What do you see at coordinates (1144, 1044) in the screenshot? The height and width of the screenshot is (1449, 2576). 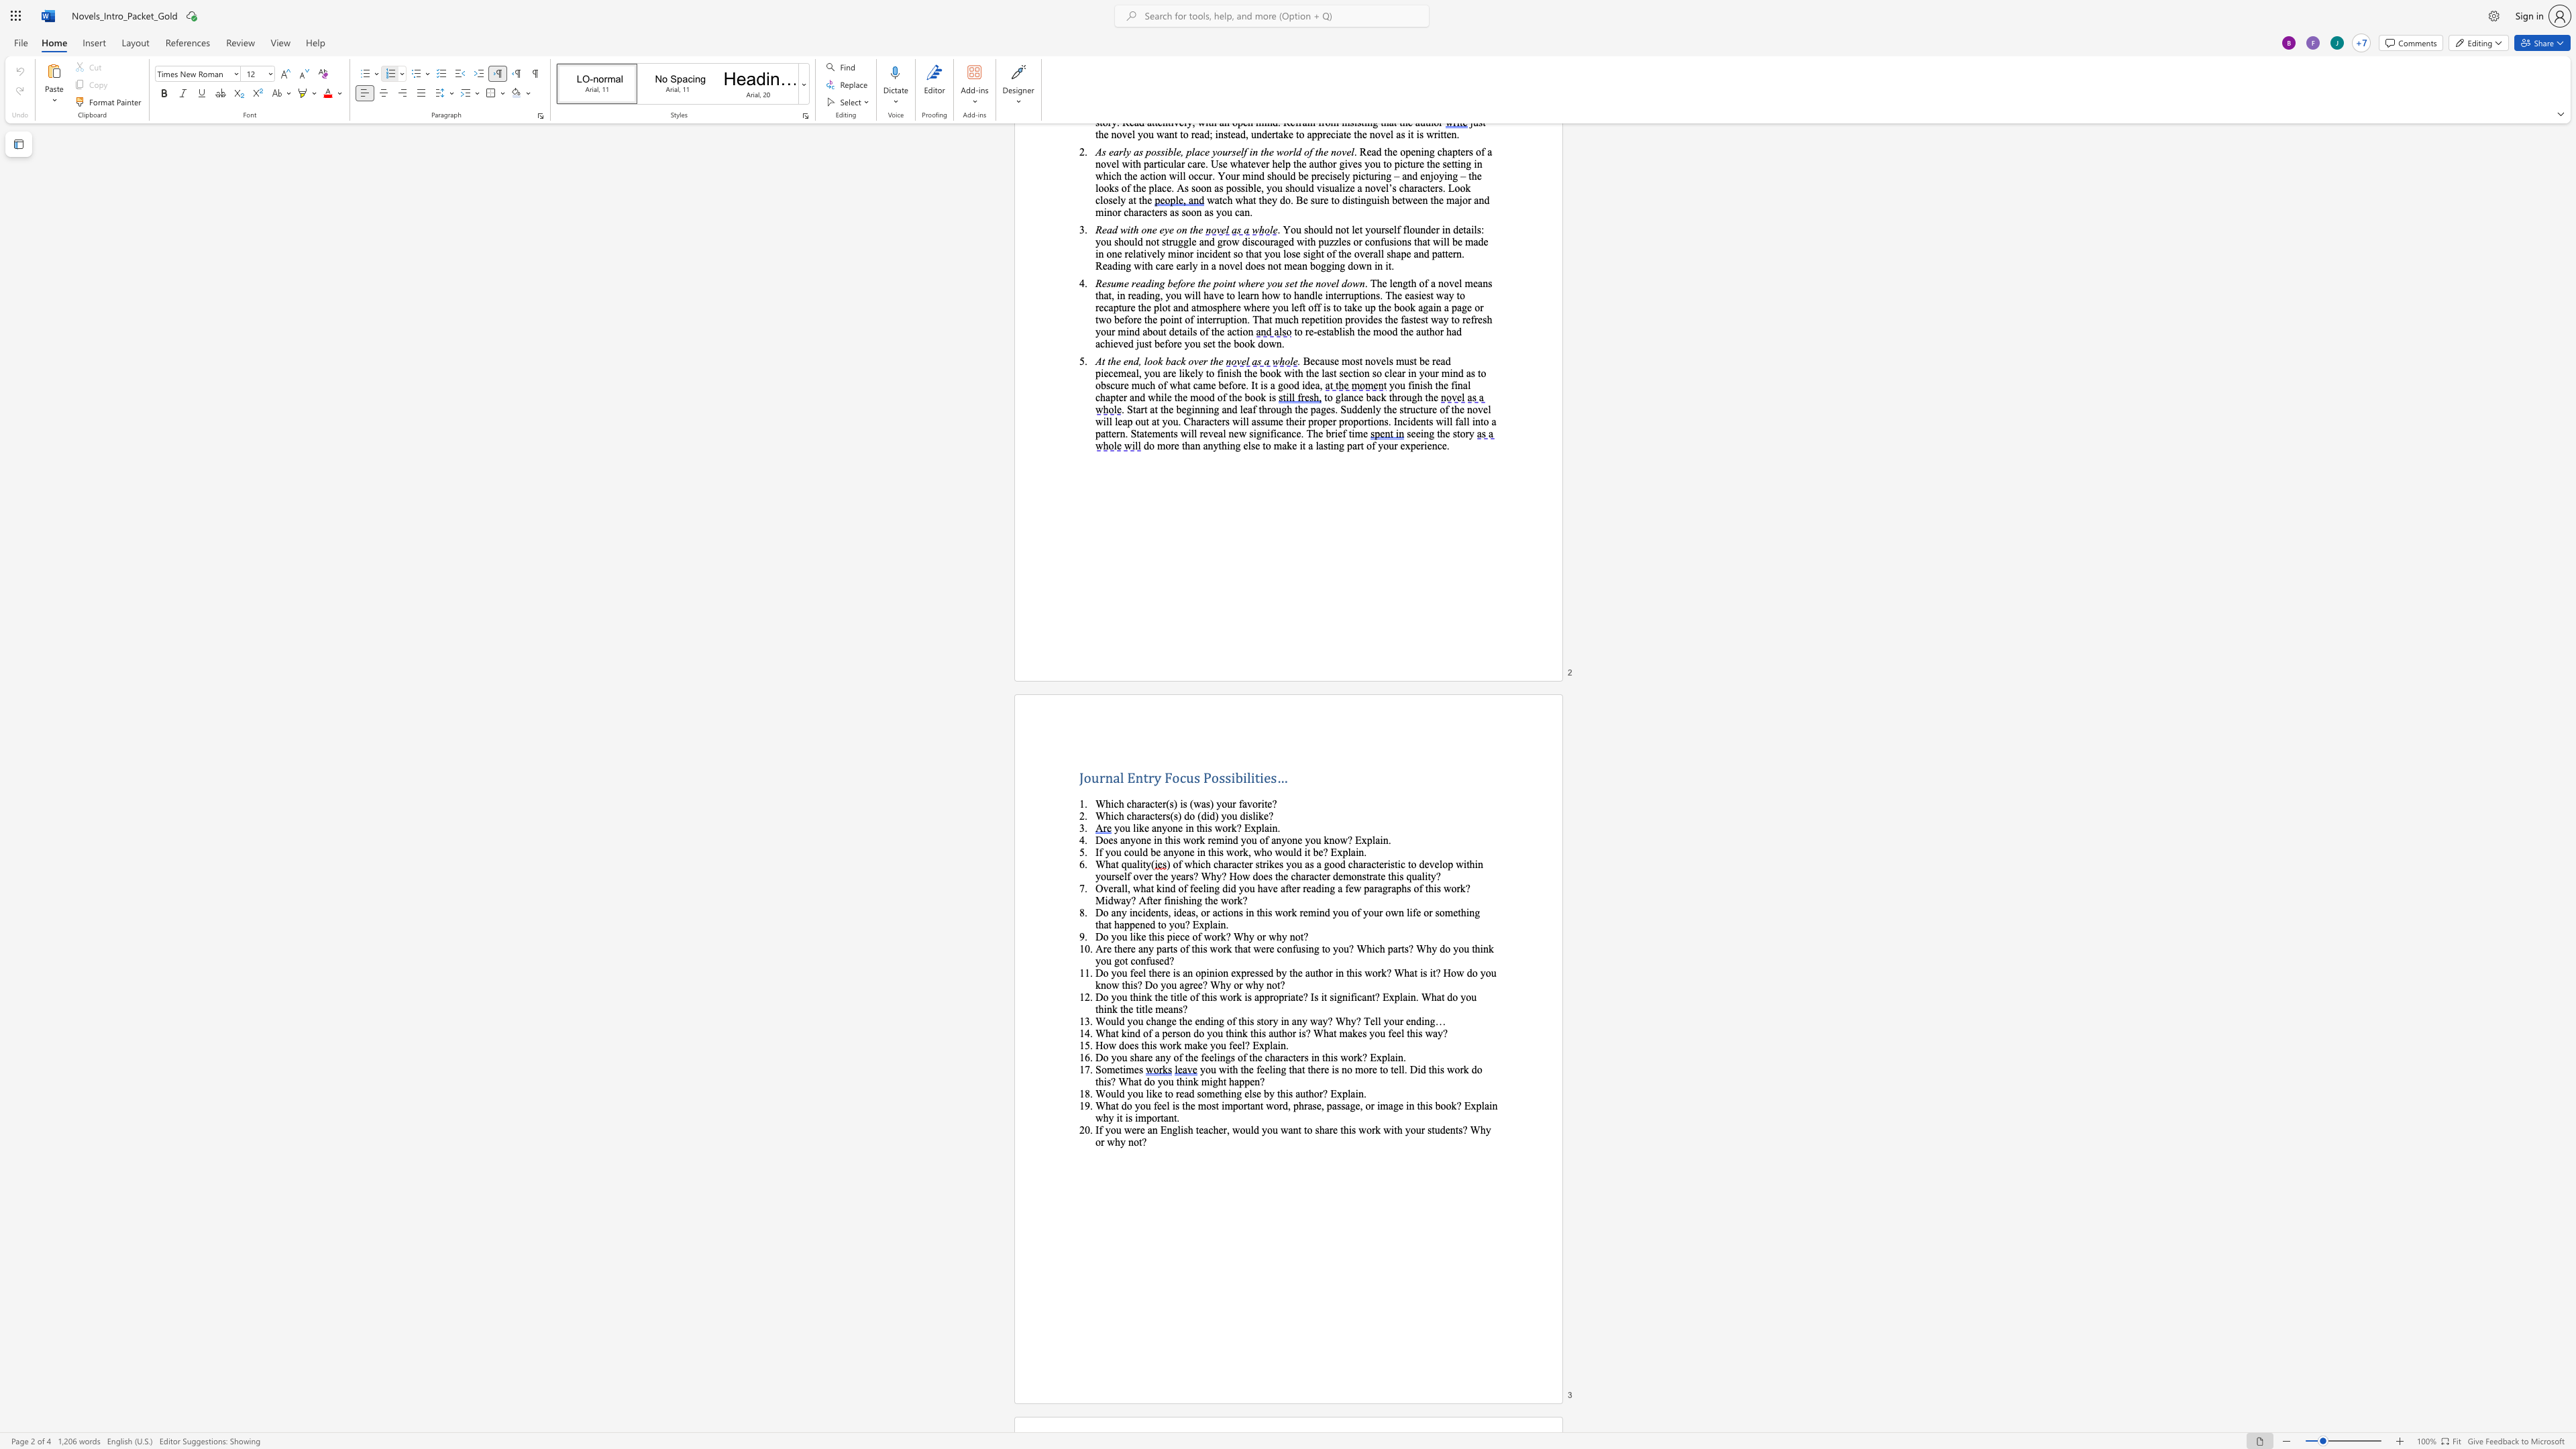 I see `the space between the continuous character "t" and "h" in the text` at bounding box center [1144, 1044].